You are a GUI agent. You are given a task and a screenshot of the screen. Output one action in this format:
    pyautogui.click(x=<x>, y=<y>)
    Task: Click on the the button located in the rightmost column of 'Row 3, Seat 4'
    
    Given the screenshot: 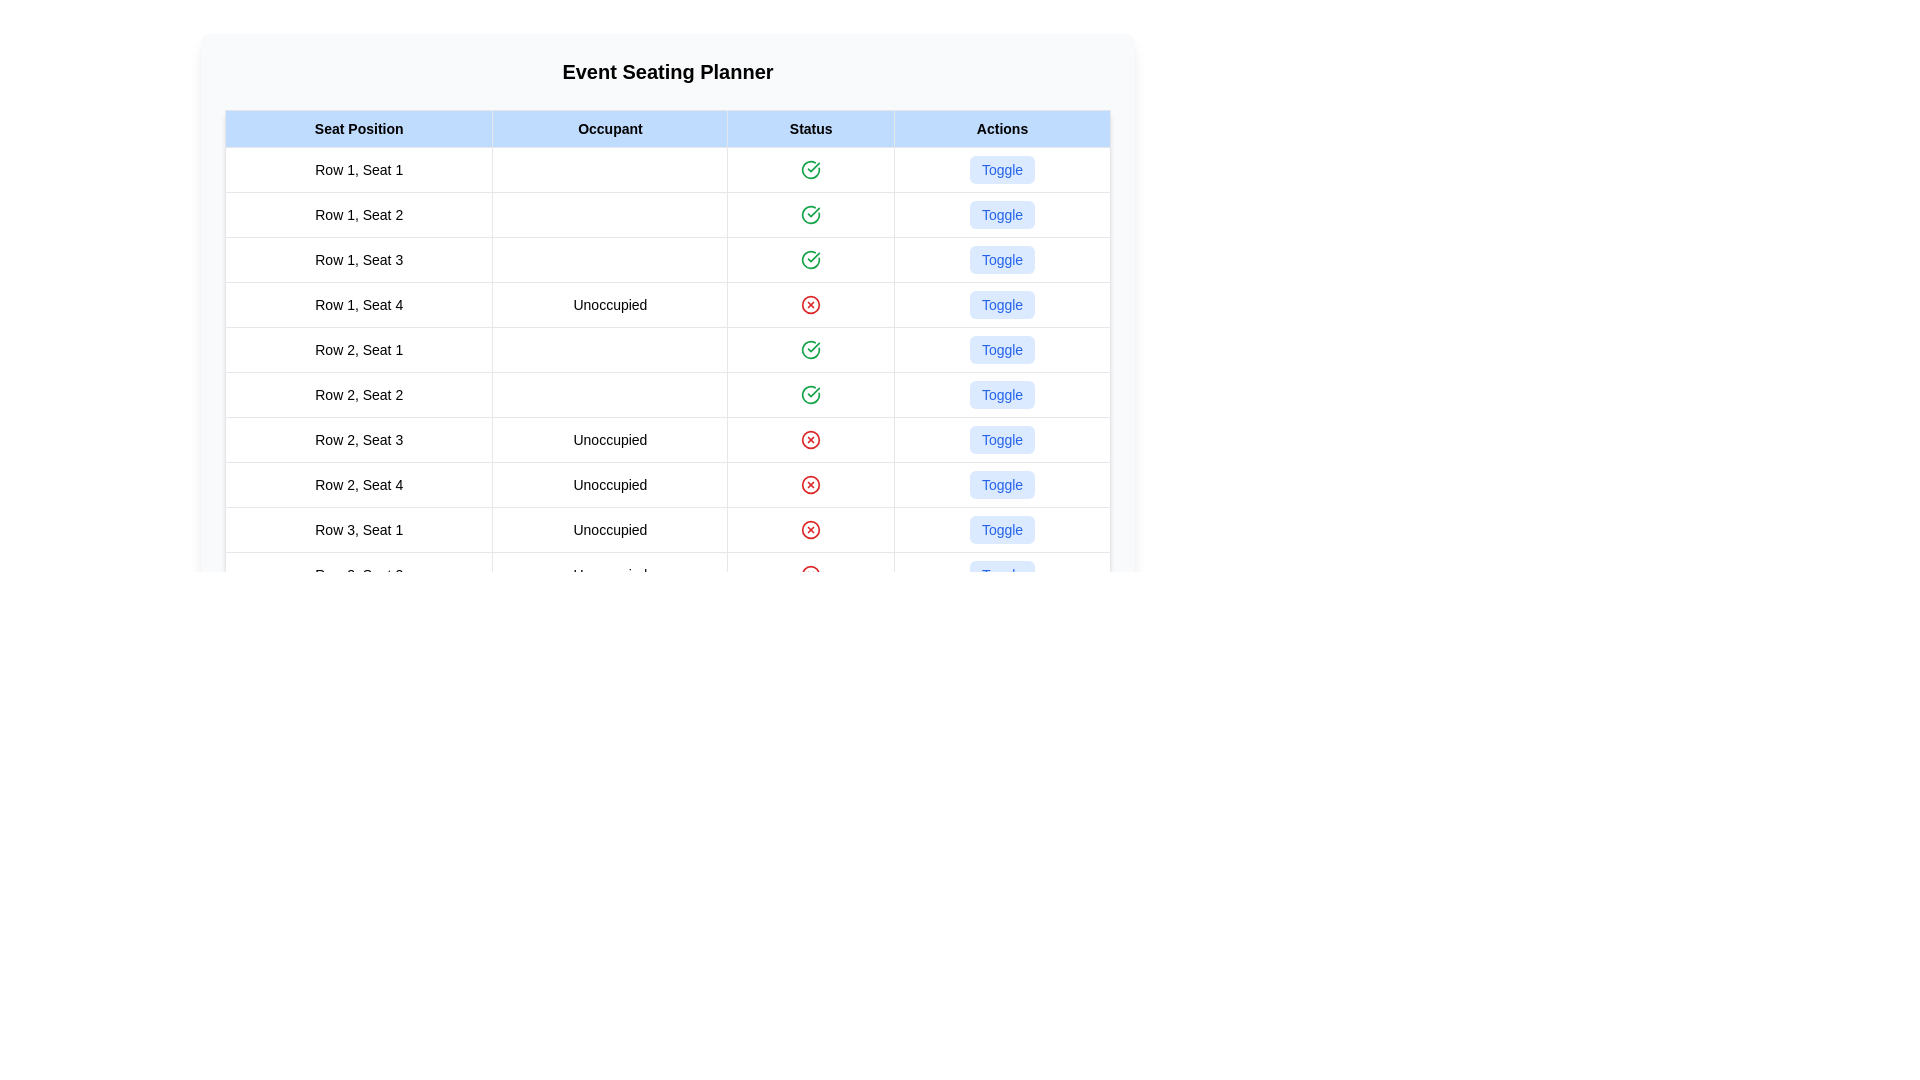 What is the action you would take?
    pyautogui.click(x=1002, y=664)
    